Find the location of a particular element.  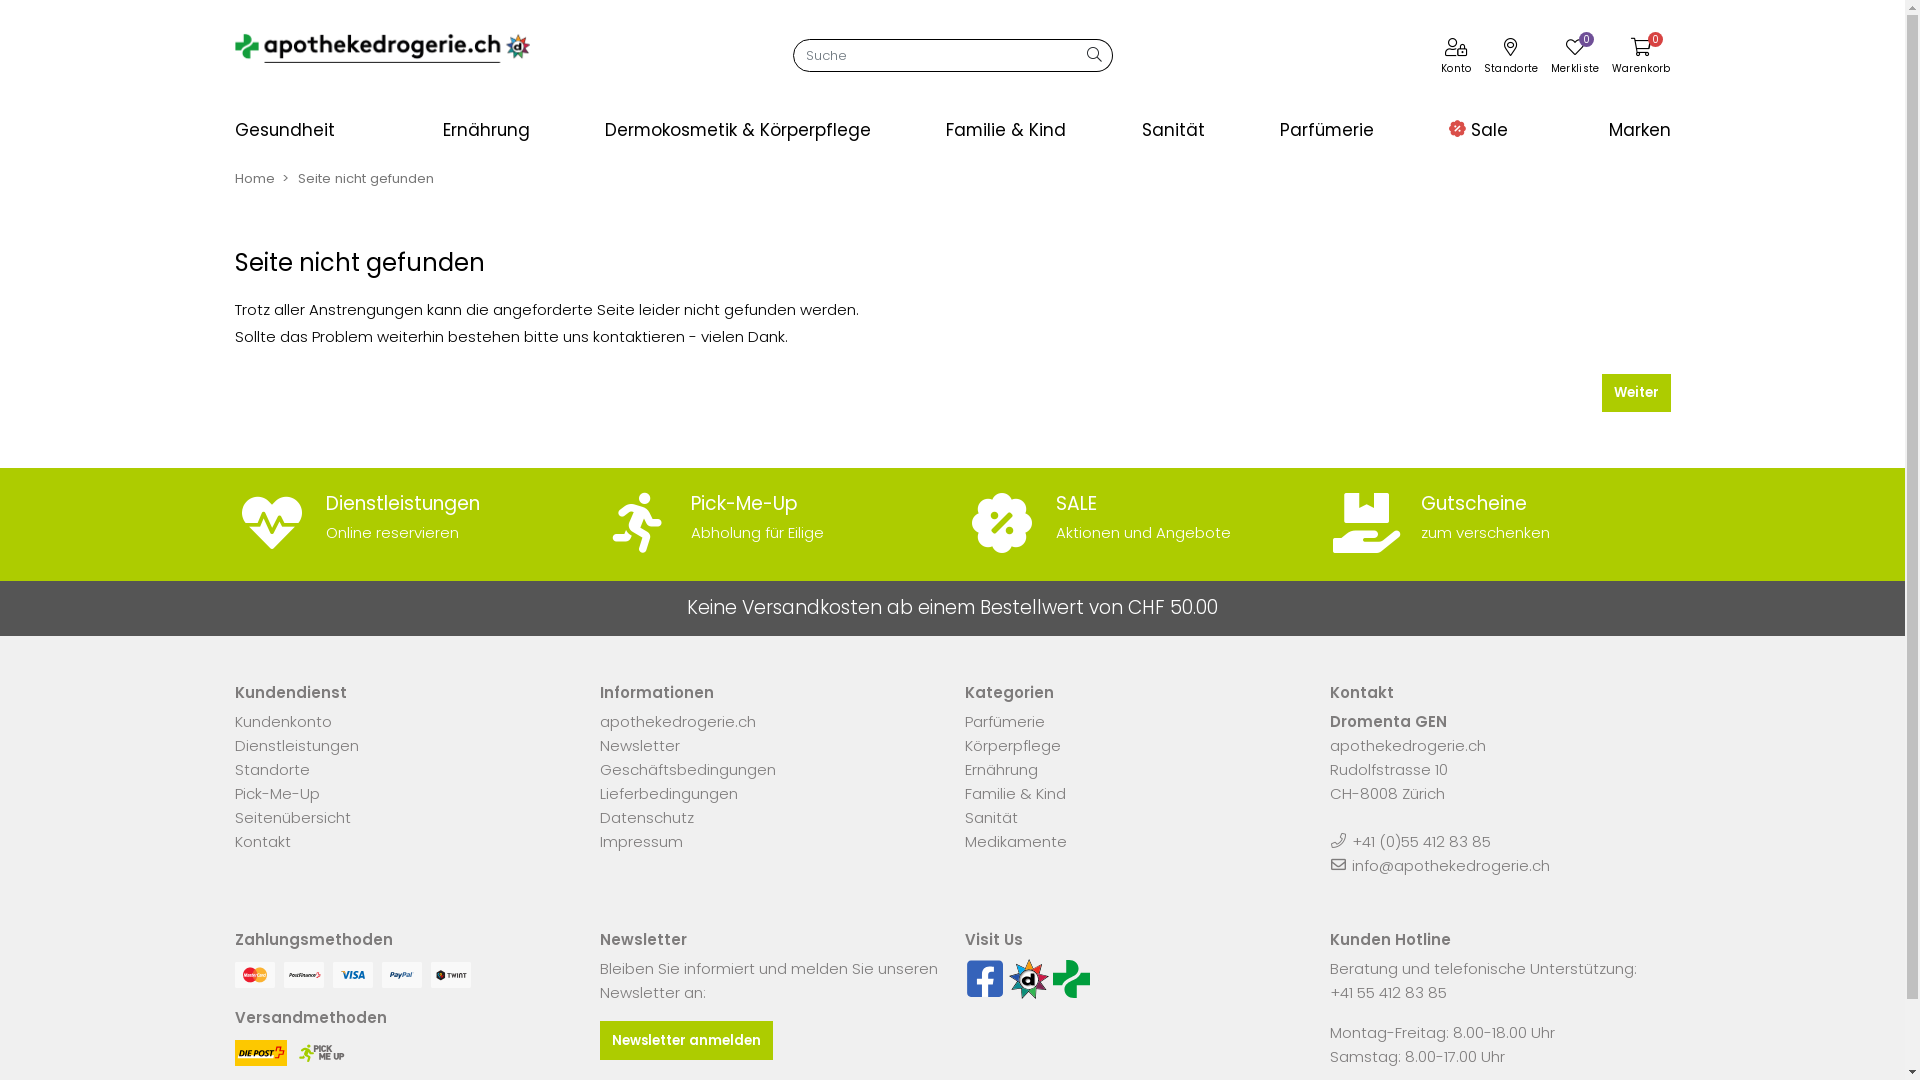

'Gesundheit' is located at coordinates (321, 130).